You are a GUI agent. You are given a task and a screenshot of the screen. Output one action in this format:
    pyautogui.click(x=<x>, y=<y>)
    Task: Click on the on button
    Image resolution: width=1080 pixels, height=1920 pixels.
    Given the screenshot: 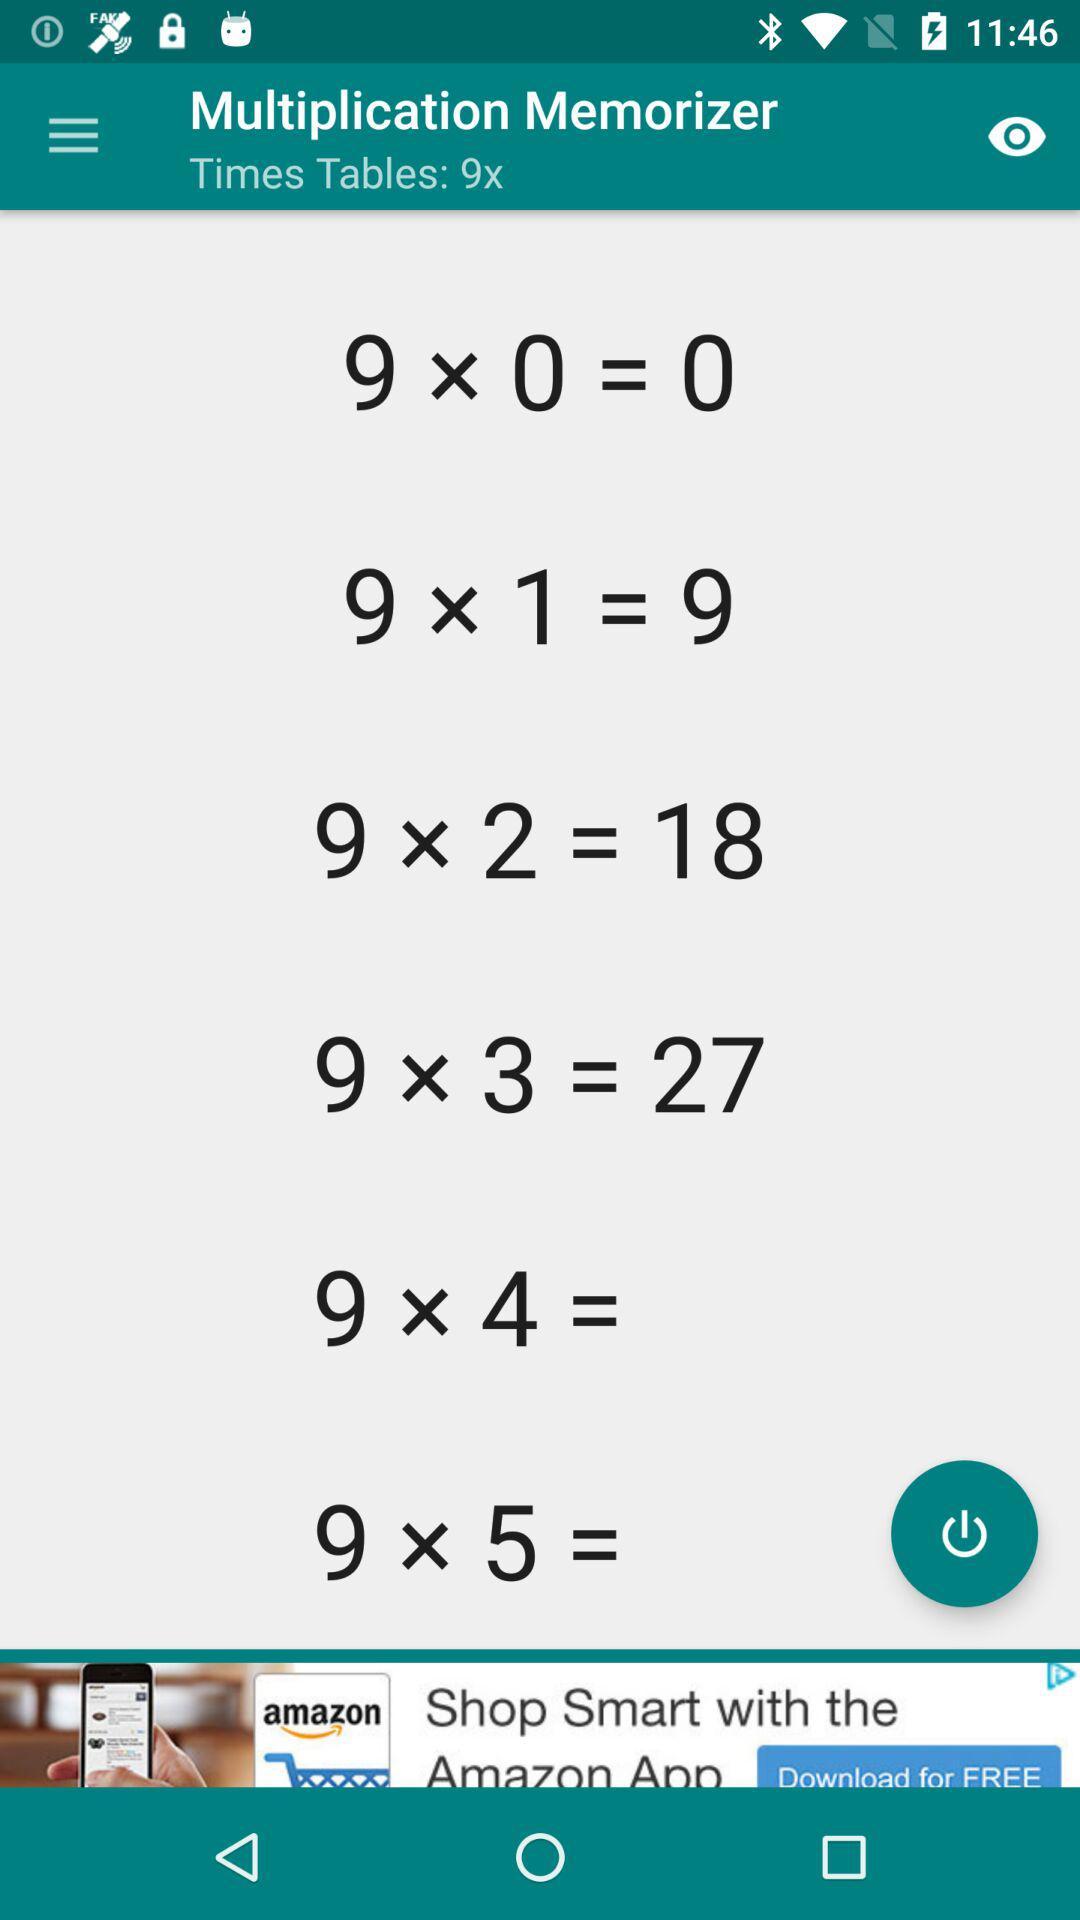 What is the action you would take?
    pyautogui.click(x=963, y=1532)
    